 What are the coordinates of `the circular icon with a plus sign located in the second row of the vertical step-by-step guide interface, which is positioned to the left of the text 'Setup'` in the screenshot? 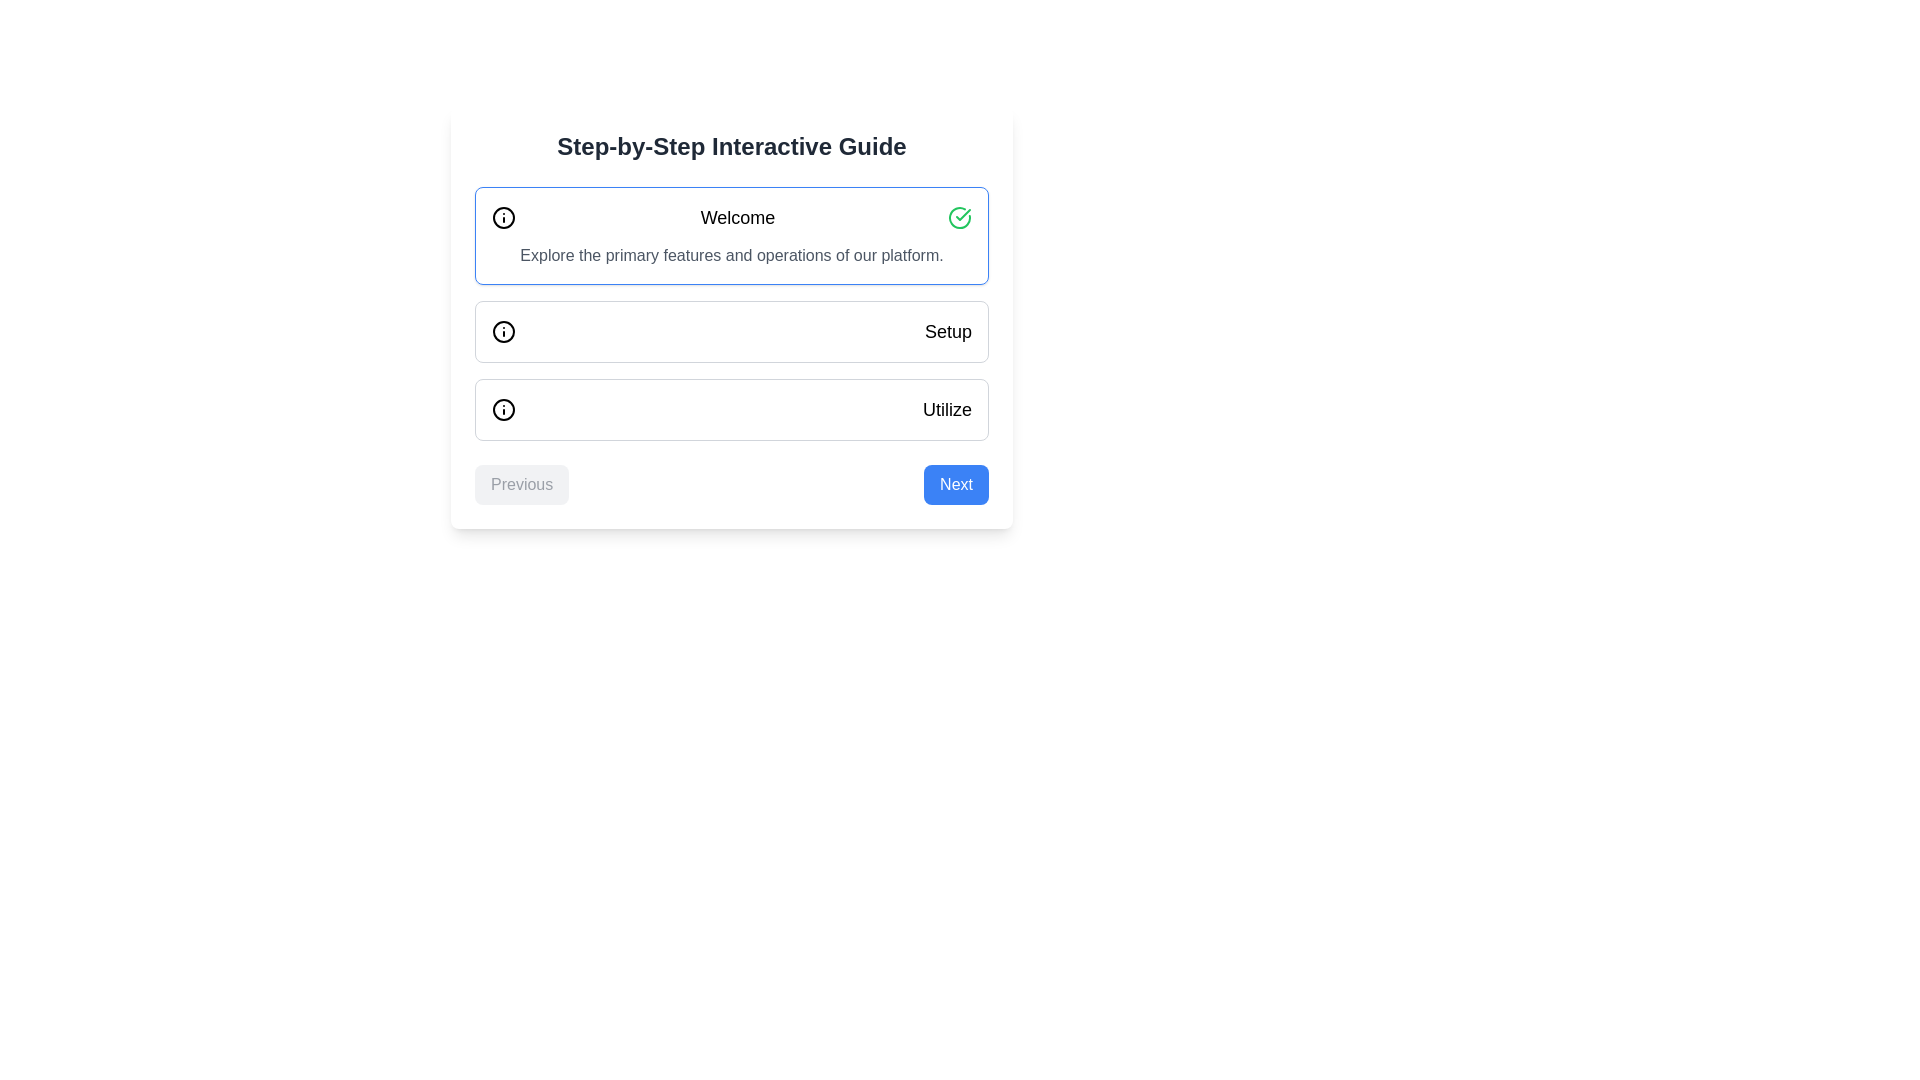 It's located at (504, 330).